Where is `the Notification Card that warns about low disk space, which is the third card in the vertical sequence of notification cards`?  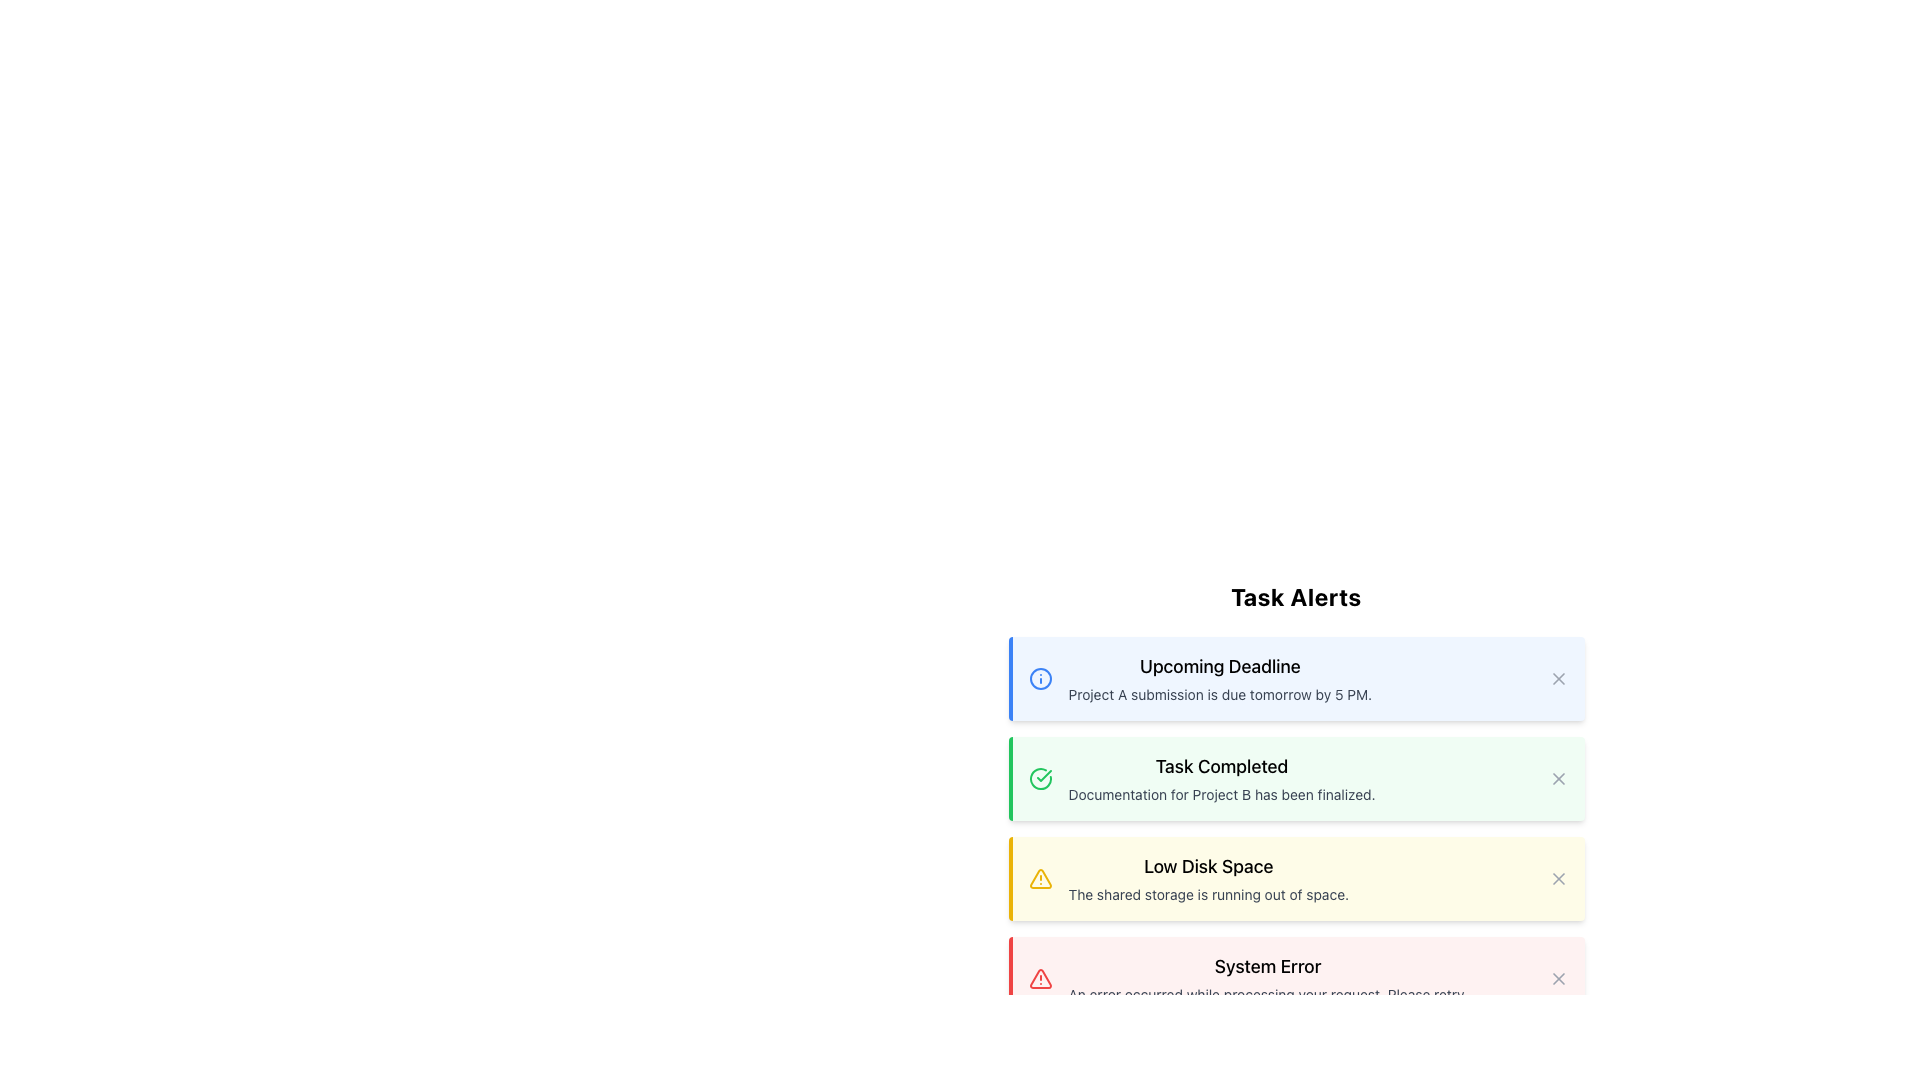
the Notification Card that warns about low disk space, which is the third card in the vertical sequence of notification cards is located at coordinates (1296, 878).